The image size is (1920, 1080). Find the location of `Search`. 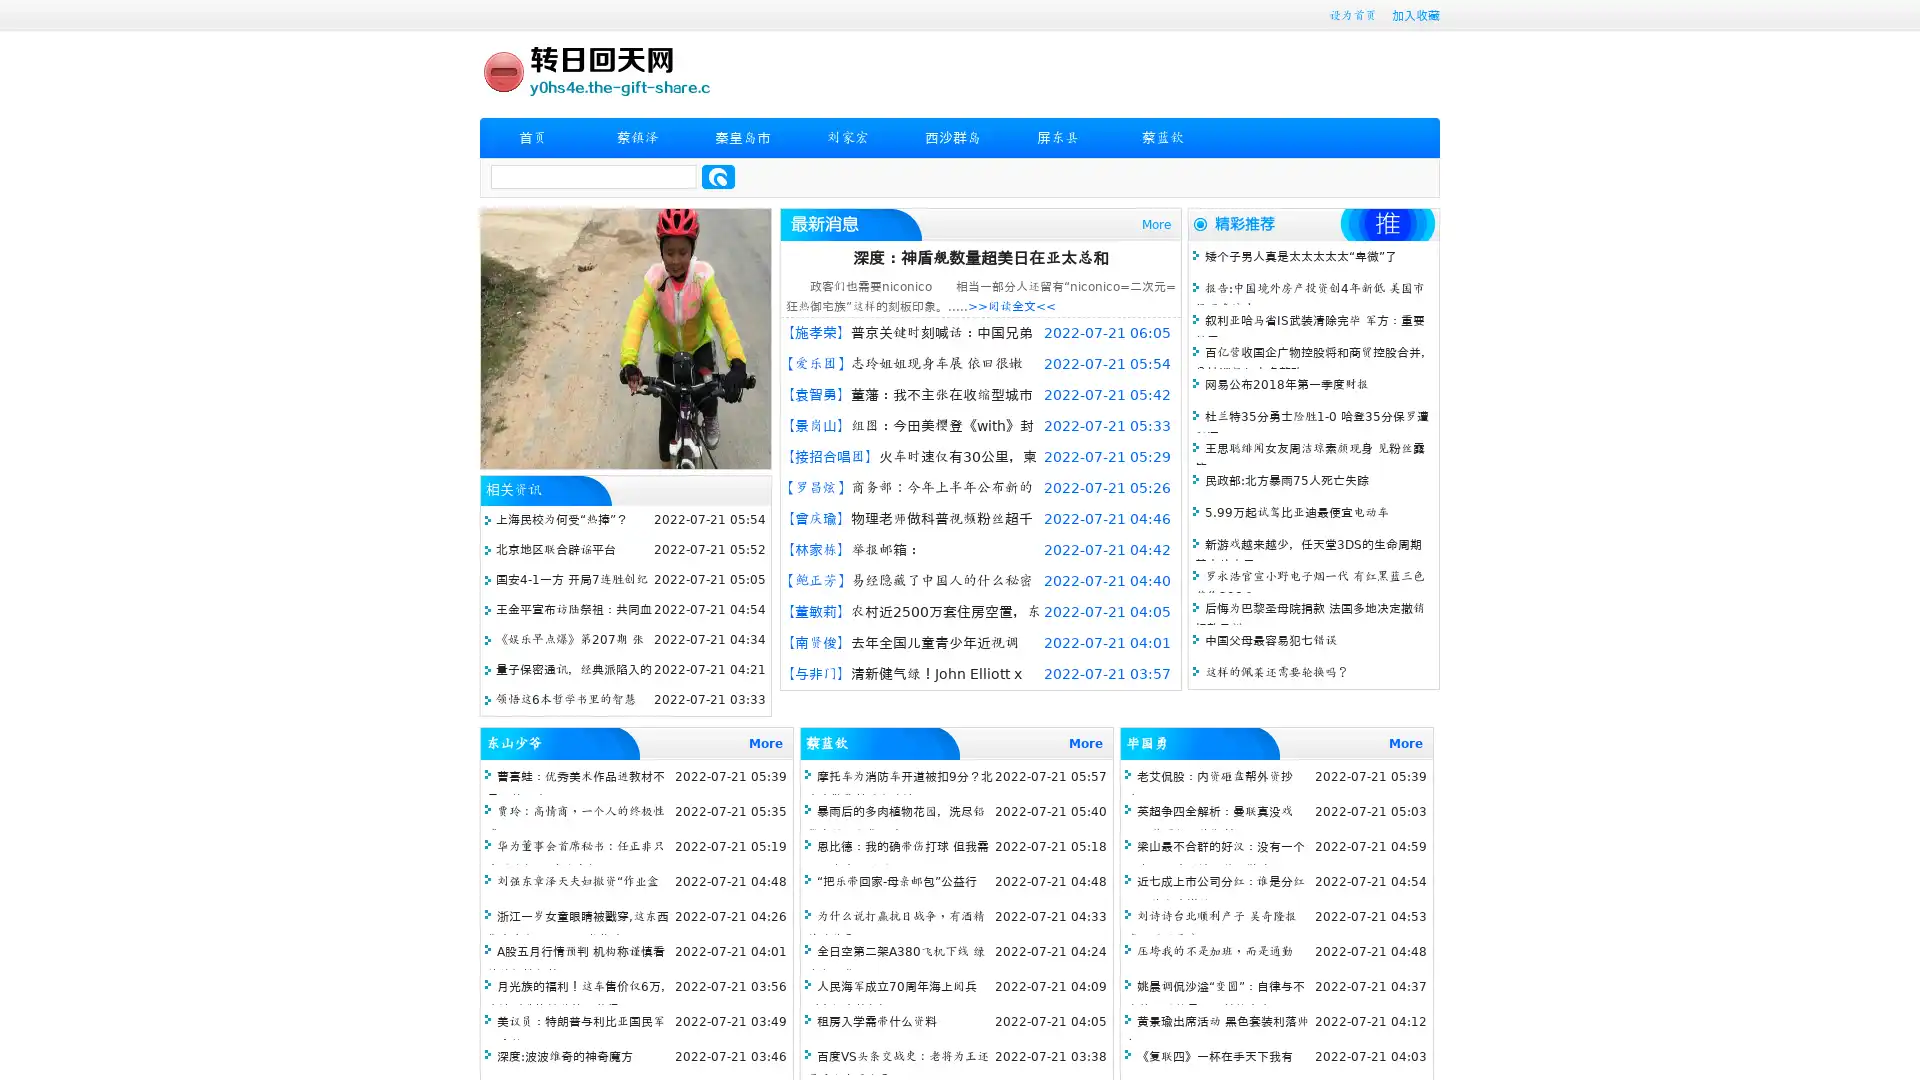

Search is located at coordinates (718, 176).